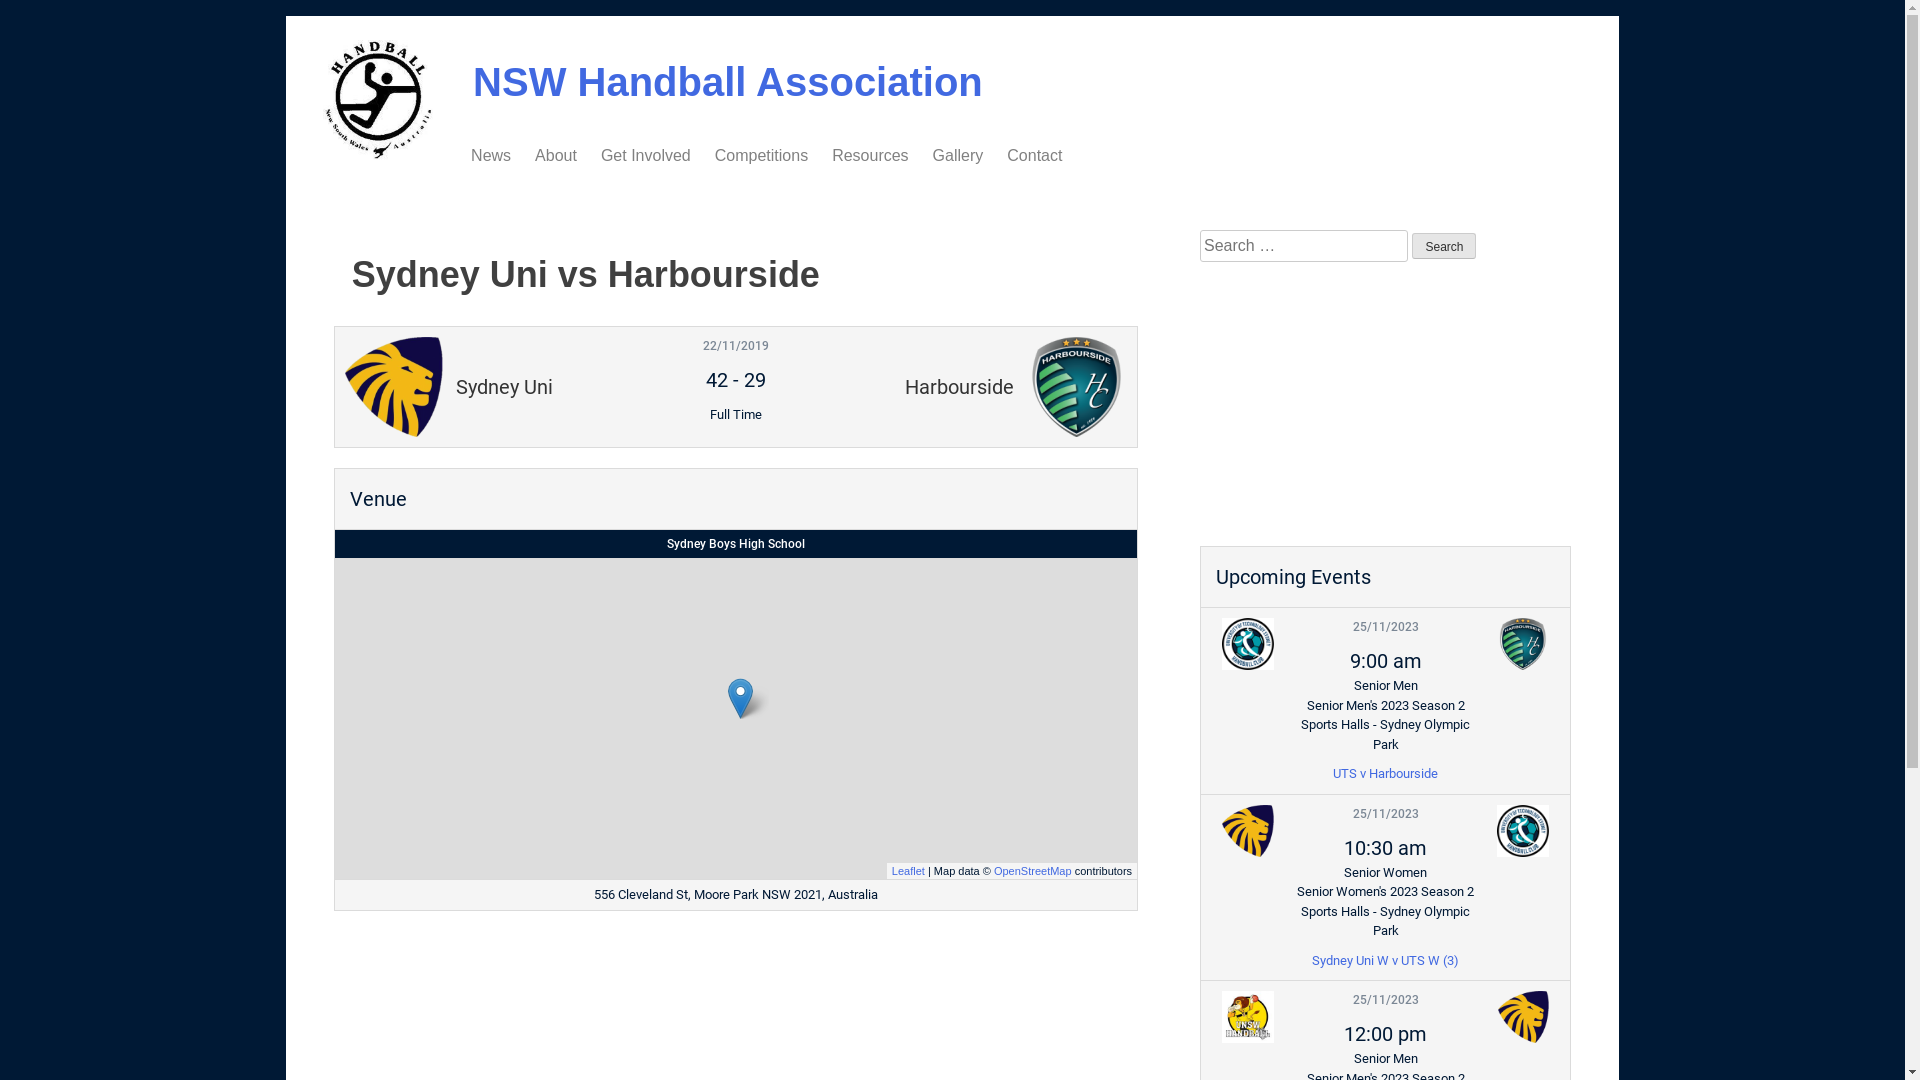 This screenshot has height=1080, width=1920. Describe the element at coordinates (1384, 848) in the screenshot. I see `'10:30 am'` at that location.